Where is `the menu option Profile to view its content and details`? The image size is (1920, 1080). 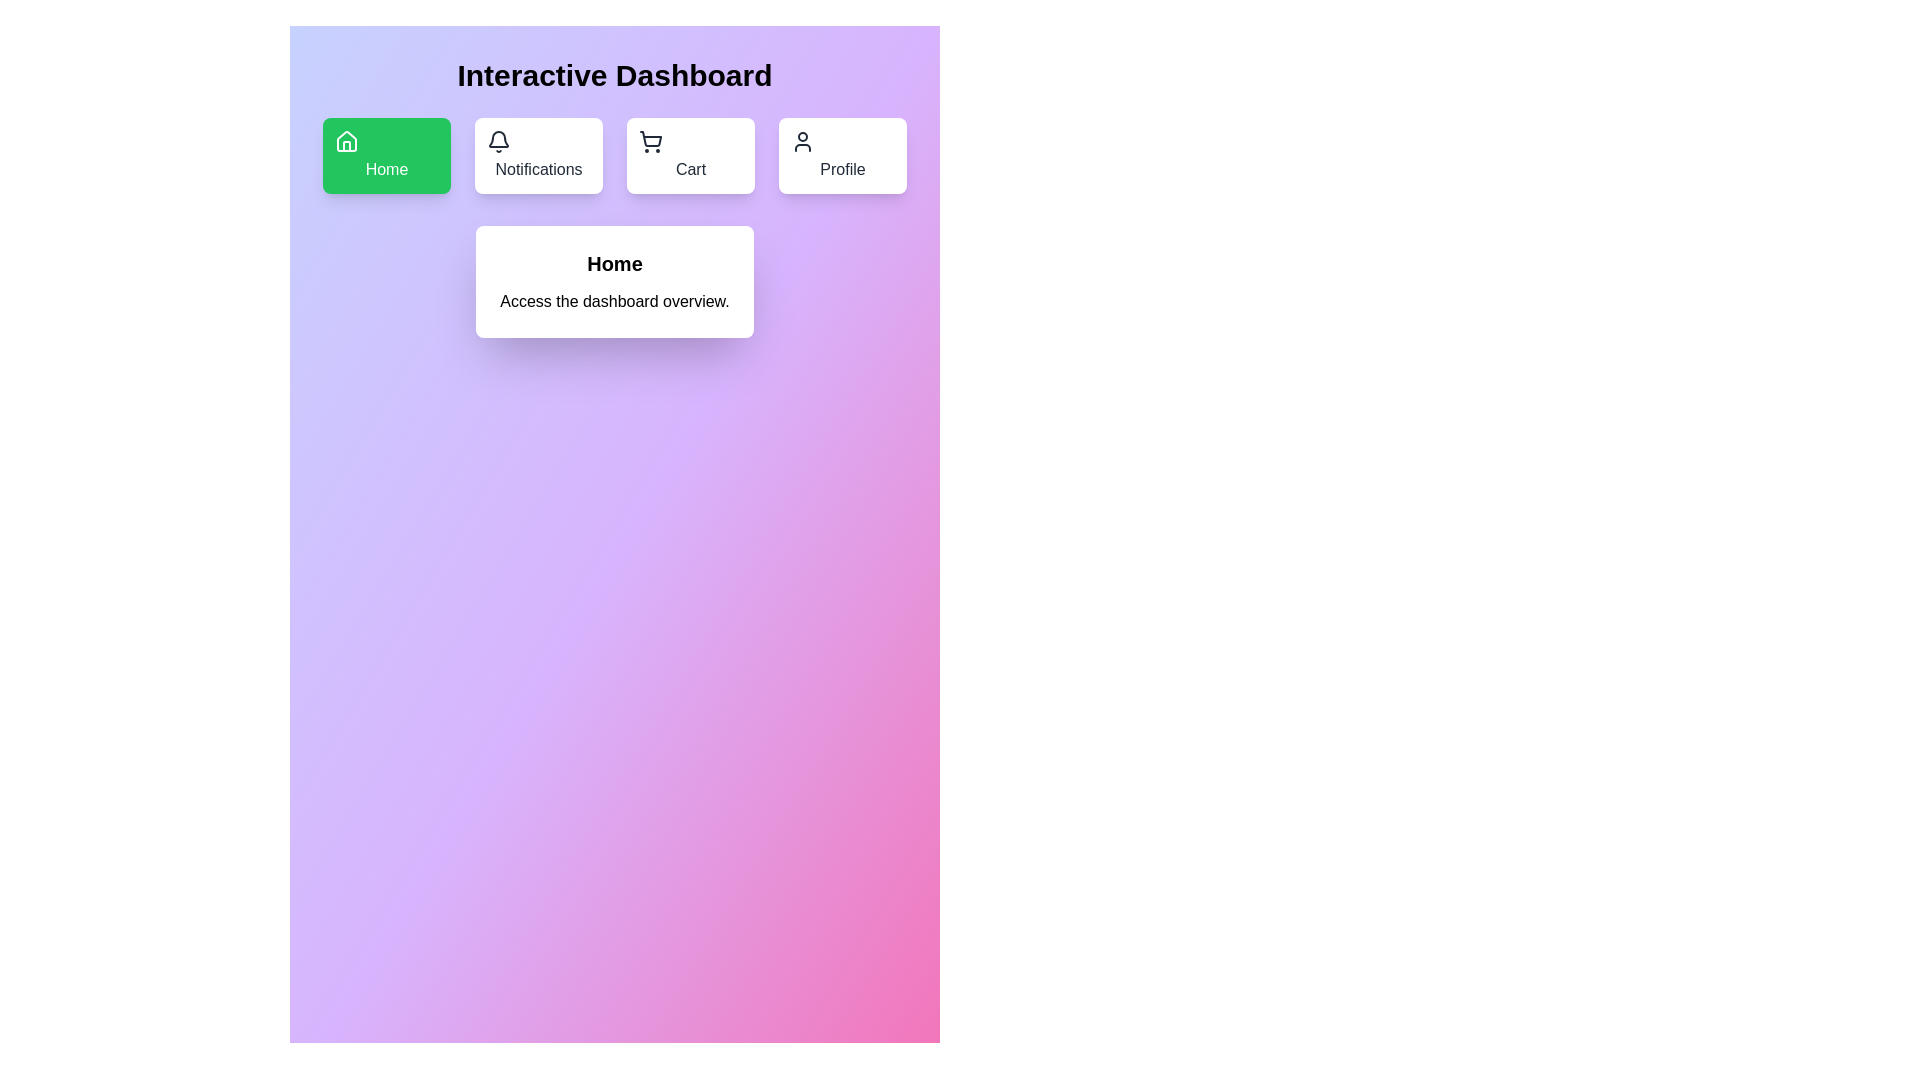 the menu option Profile to view its content and details is located at coordinates (843, 154).